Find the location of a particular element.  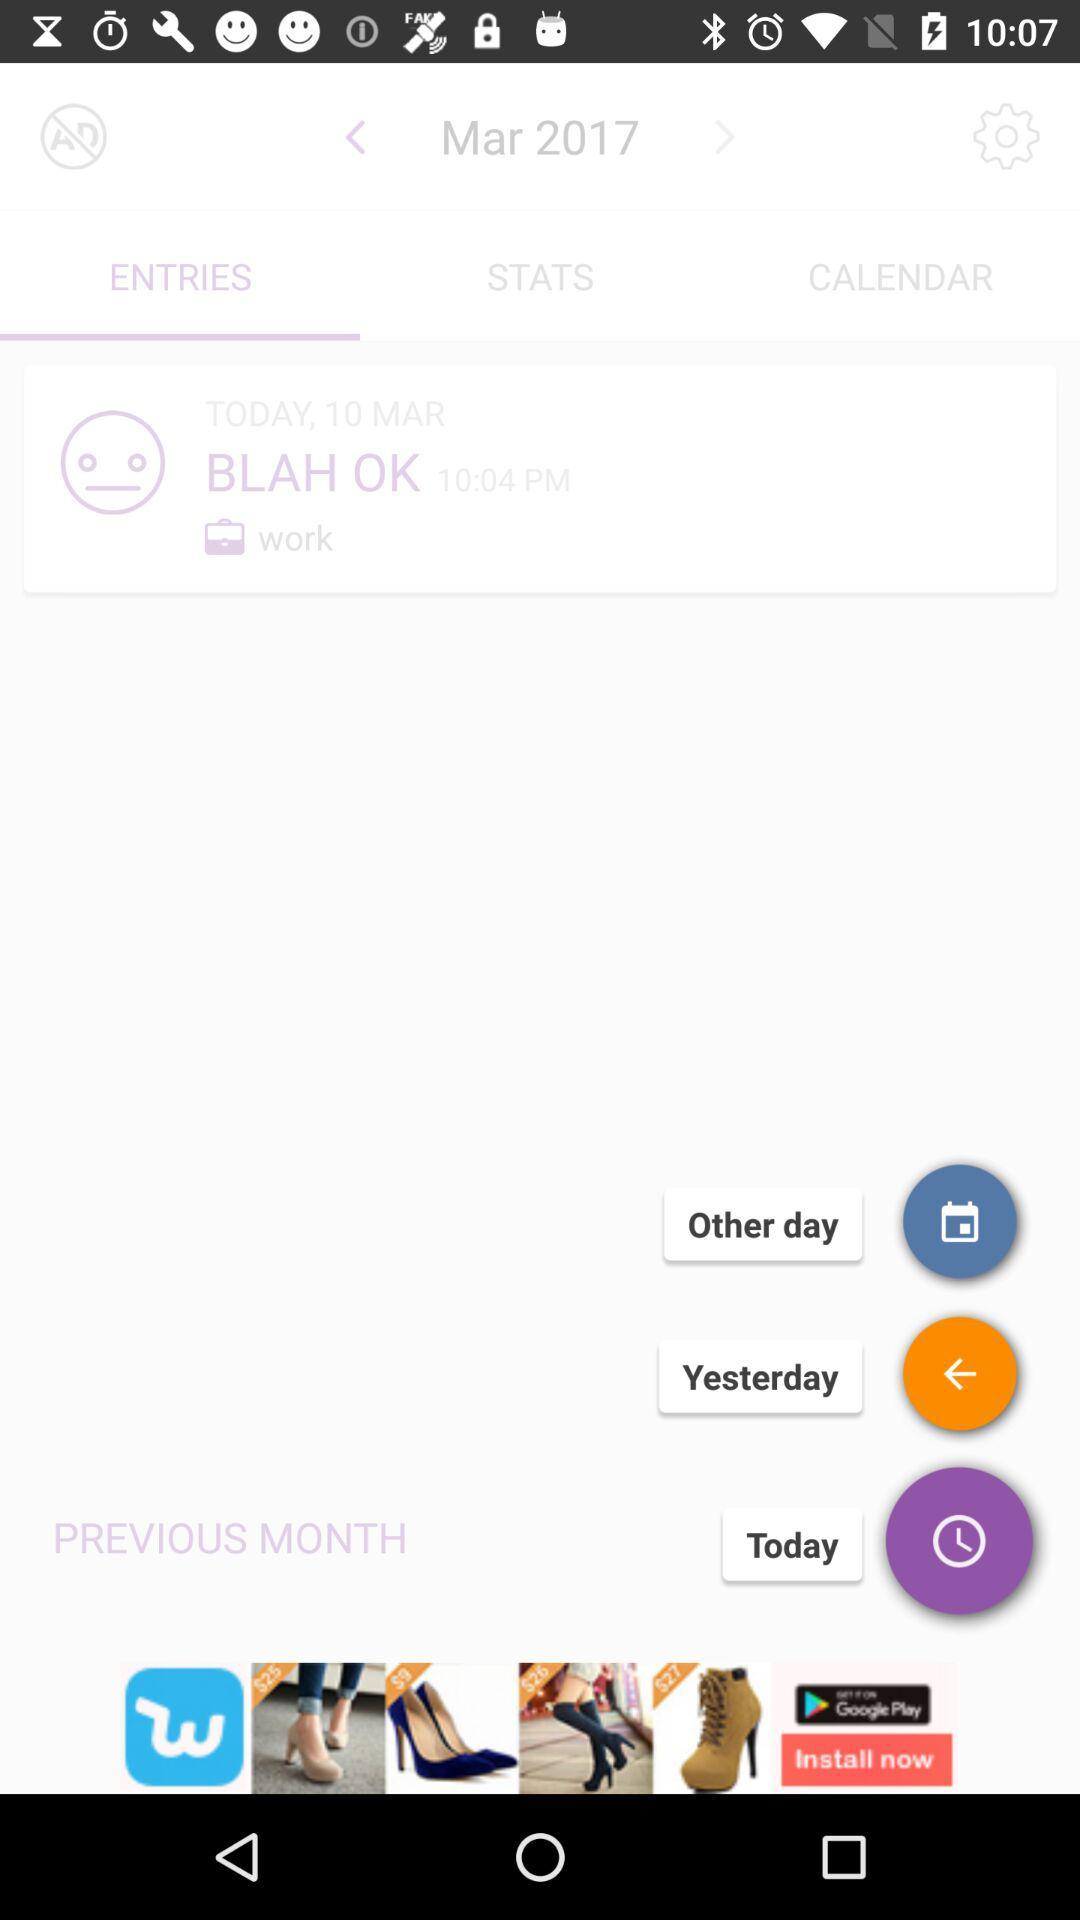

icon right to today text is located at coordinates (960, 1544).